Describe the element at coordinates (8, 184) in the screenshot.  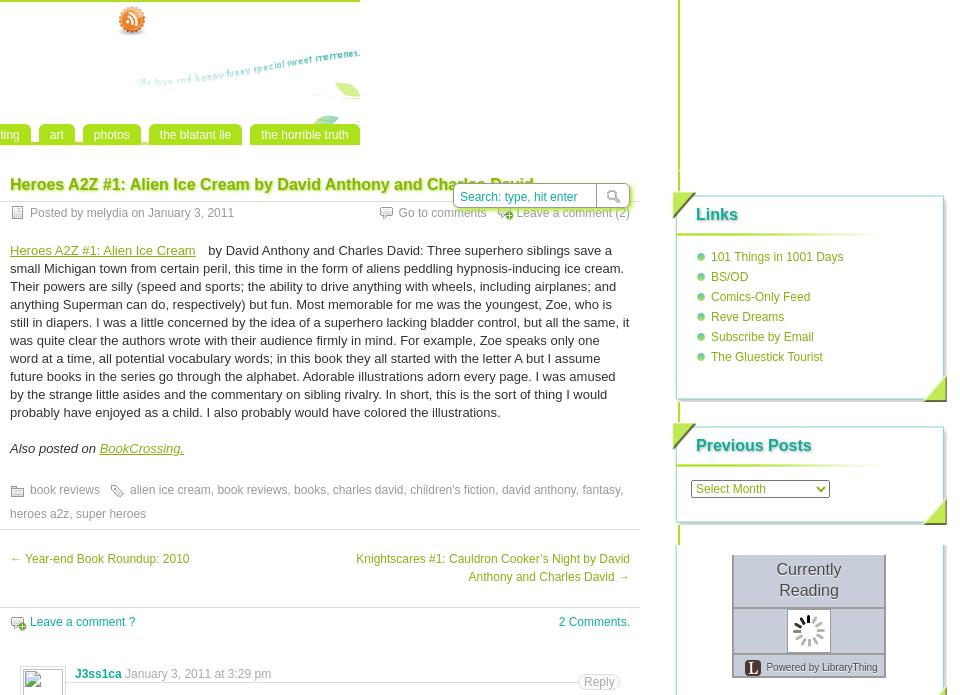
I see `'Heroes A2Z #1: Alien Ice Cream by David Anthony and Charles David'` at that location.